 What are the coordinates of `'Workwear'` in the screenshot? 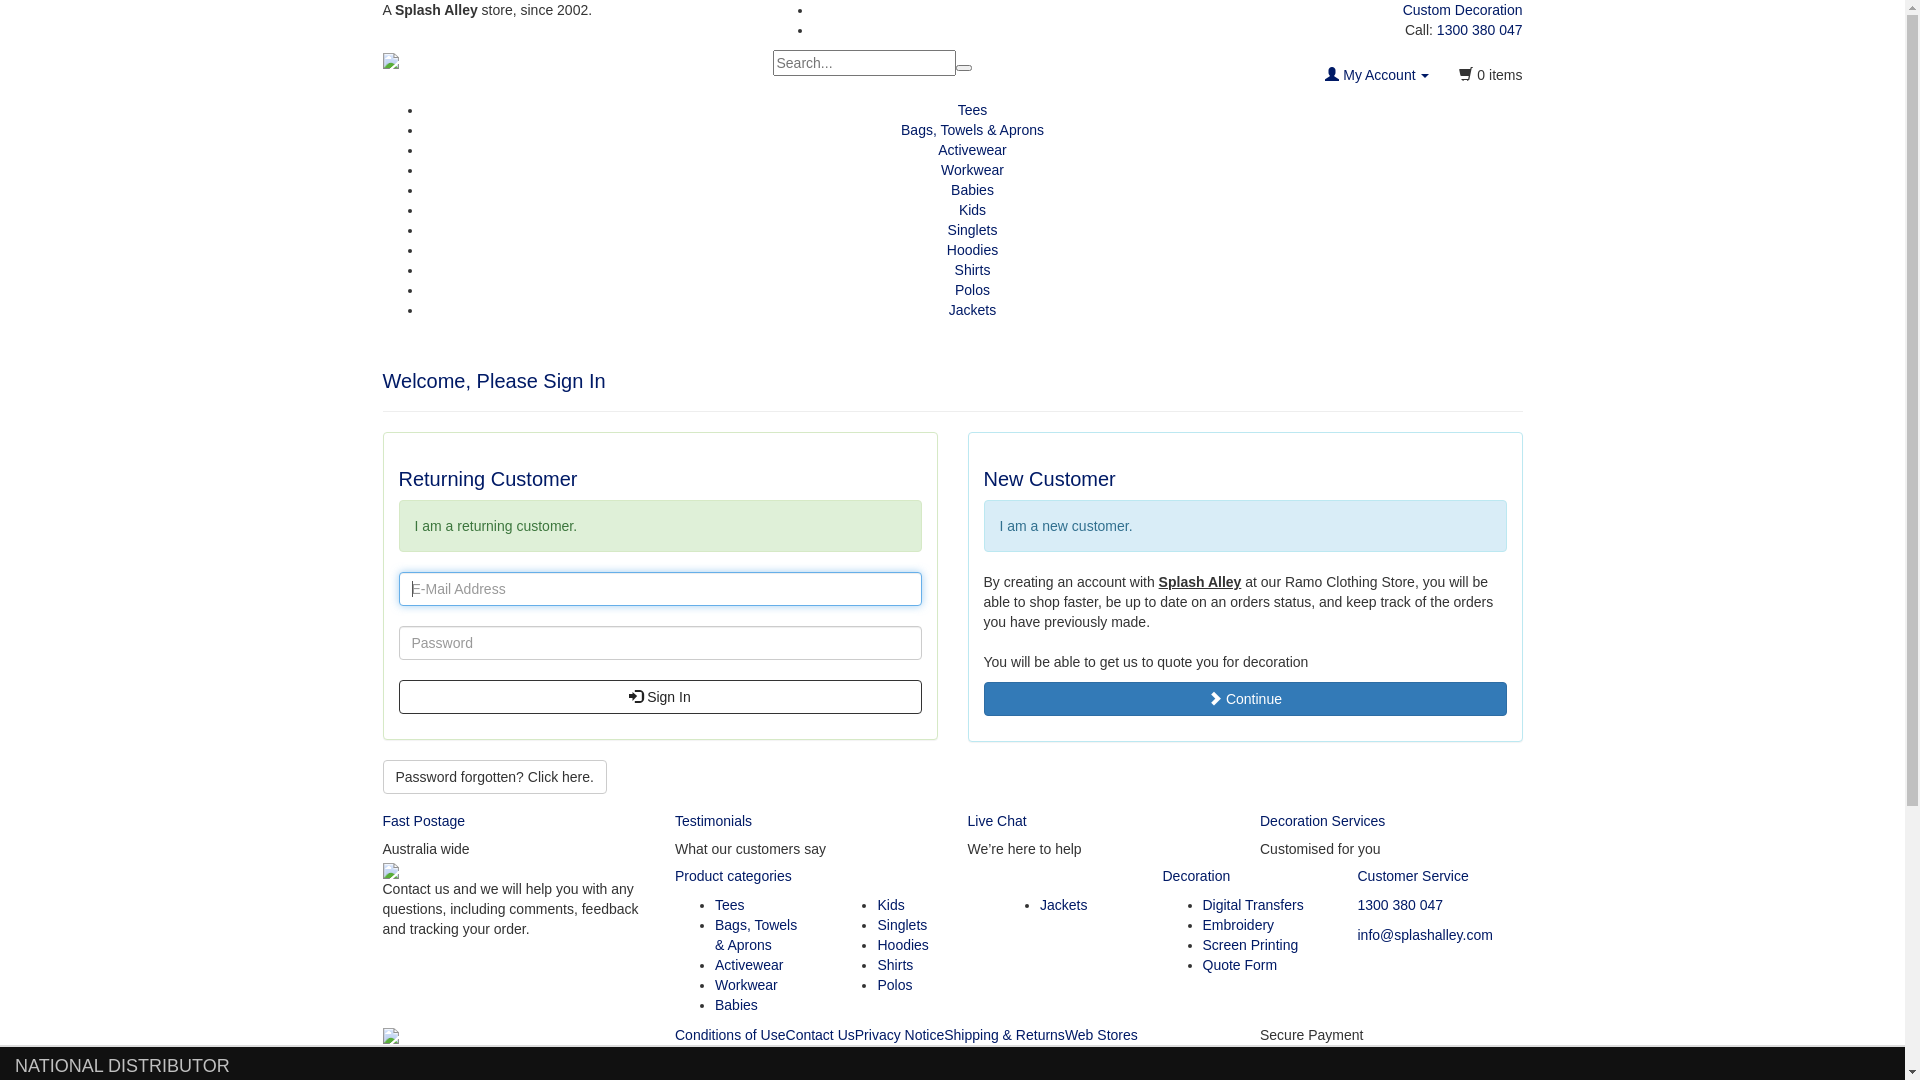 It's located at (745, 983).